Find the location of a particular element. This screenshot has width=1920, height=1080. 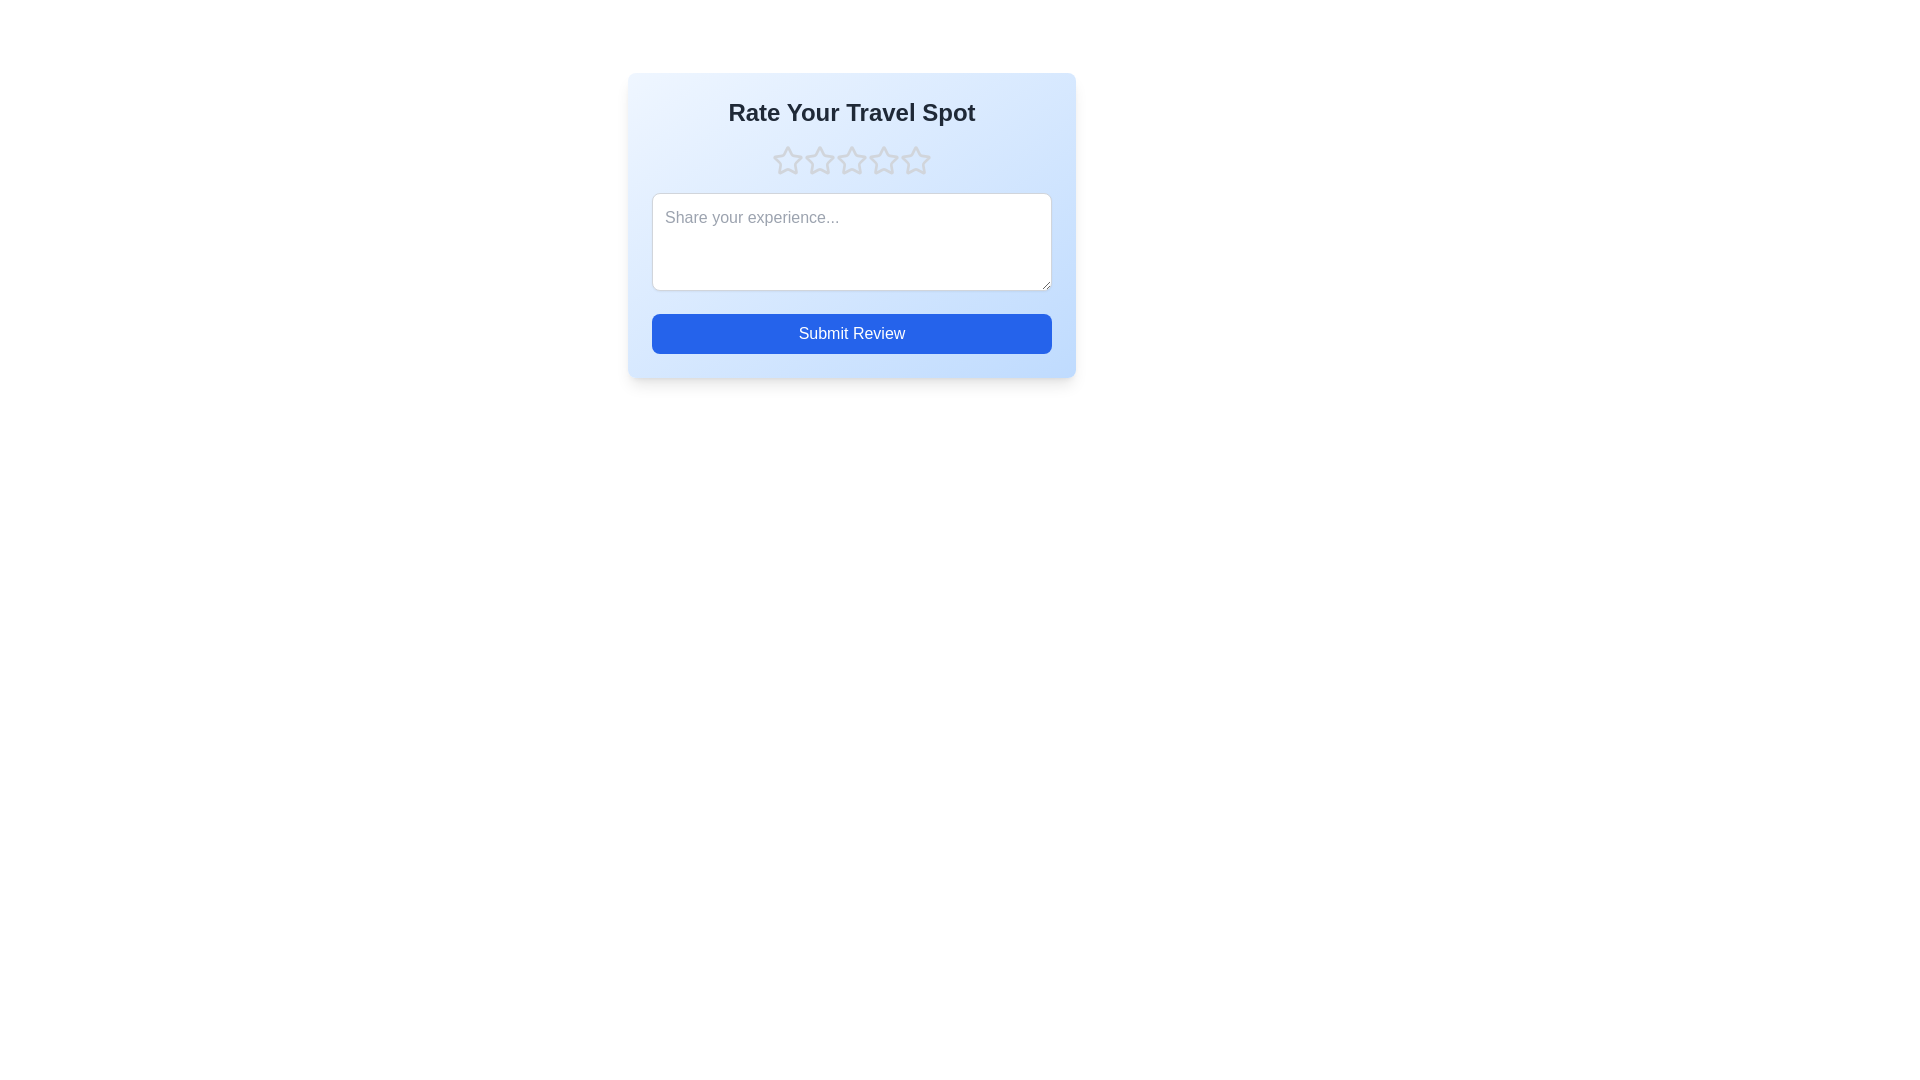

the travel spot rating to 5 stars by clicking on the corresponding star is located at coordinates (915, 160).